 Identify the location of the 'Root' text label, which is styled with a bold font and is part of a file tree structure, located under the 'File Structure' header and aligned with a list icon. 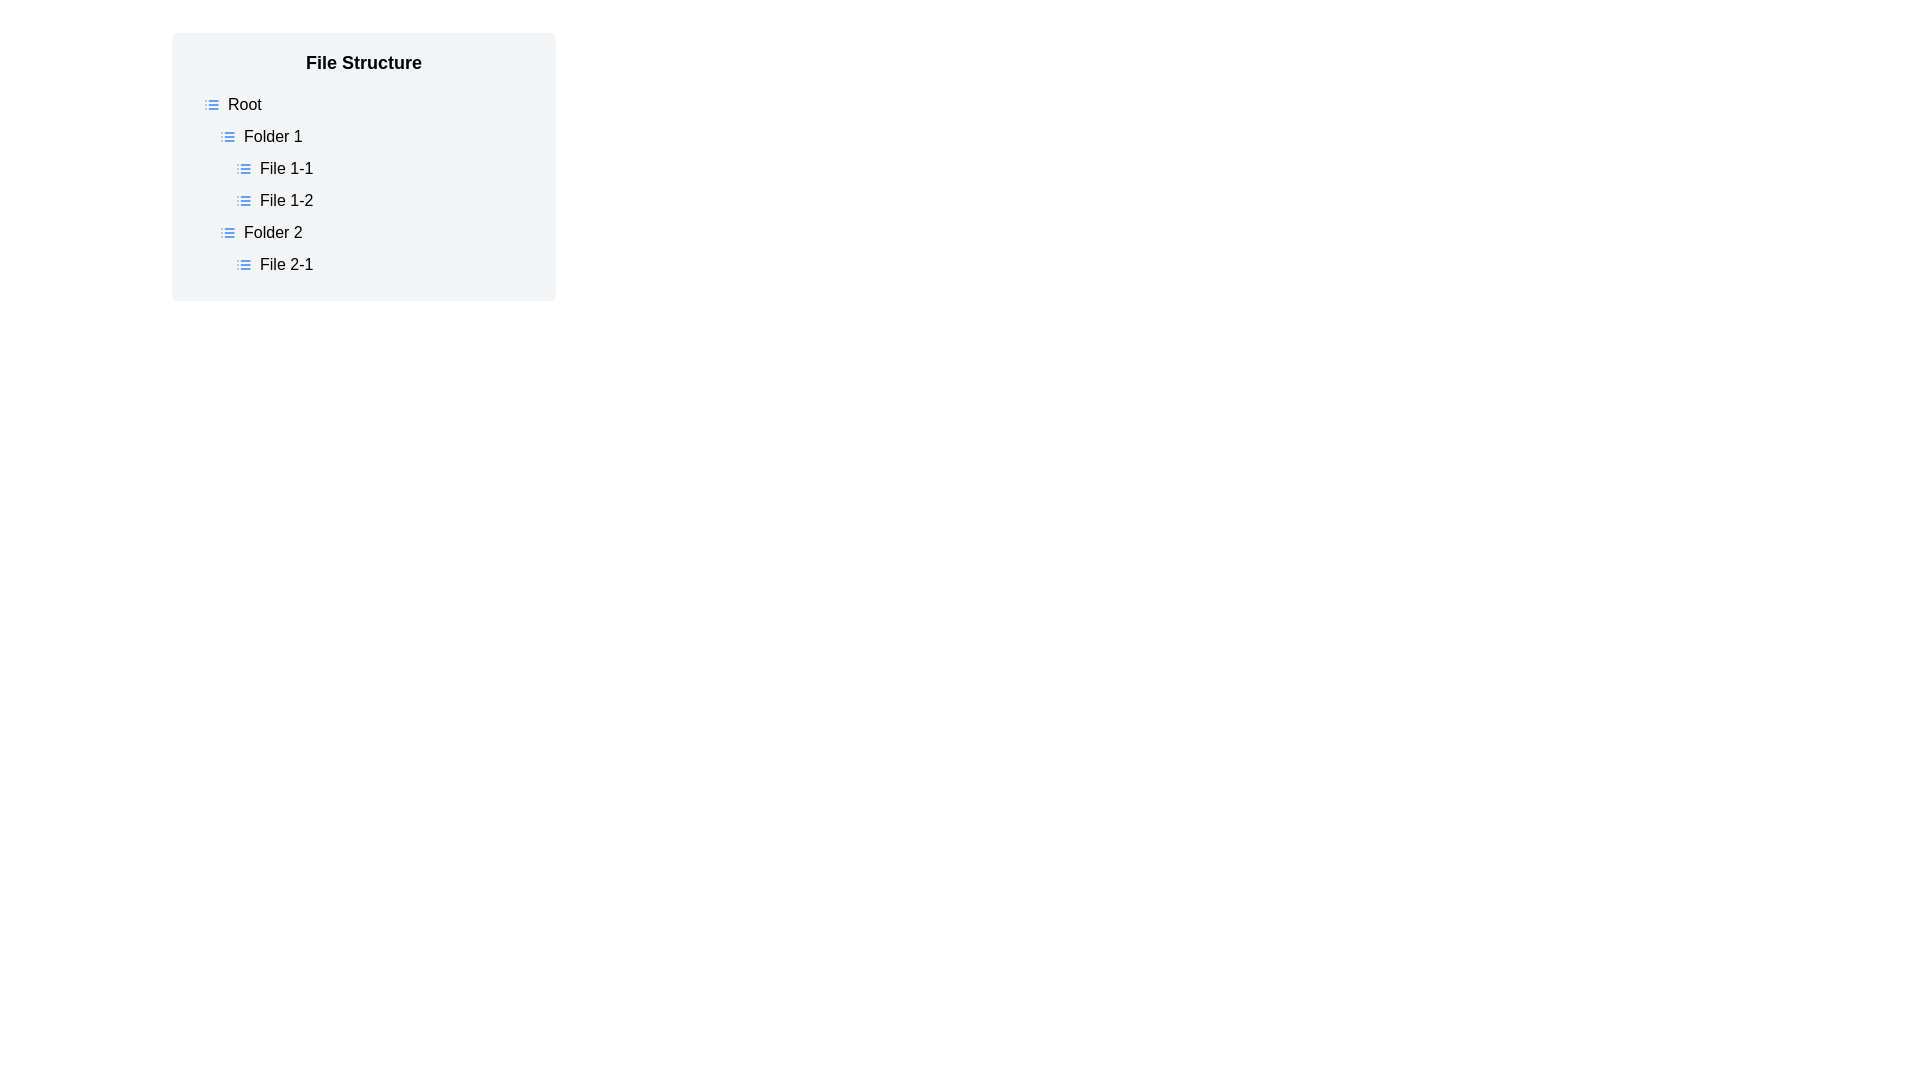
(243, 104).